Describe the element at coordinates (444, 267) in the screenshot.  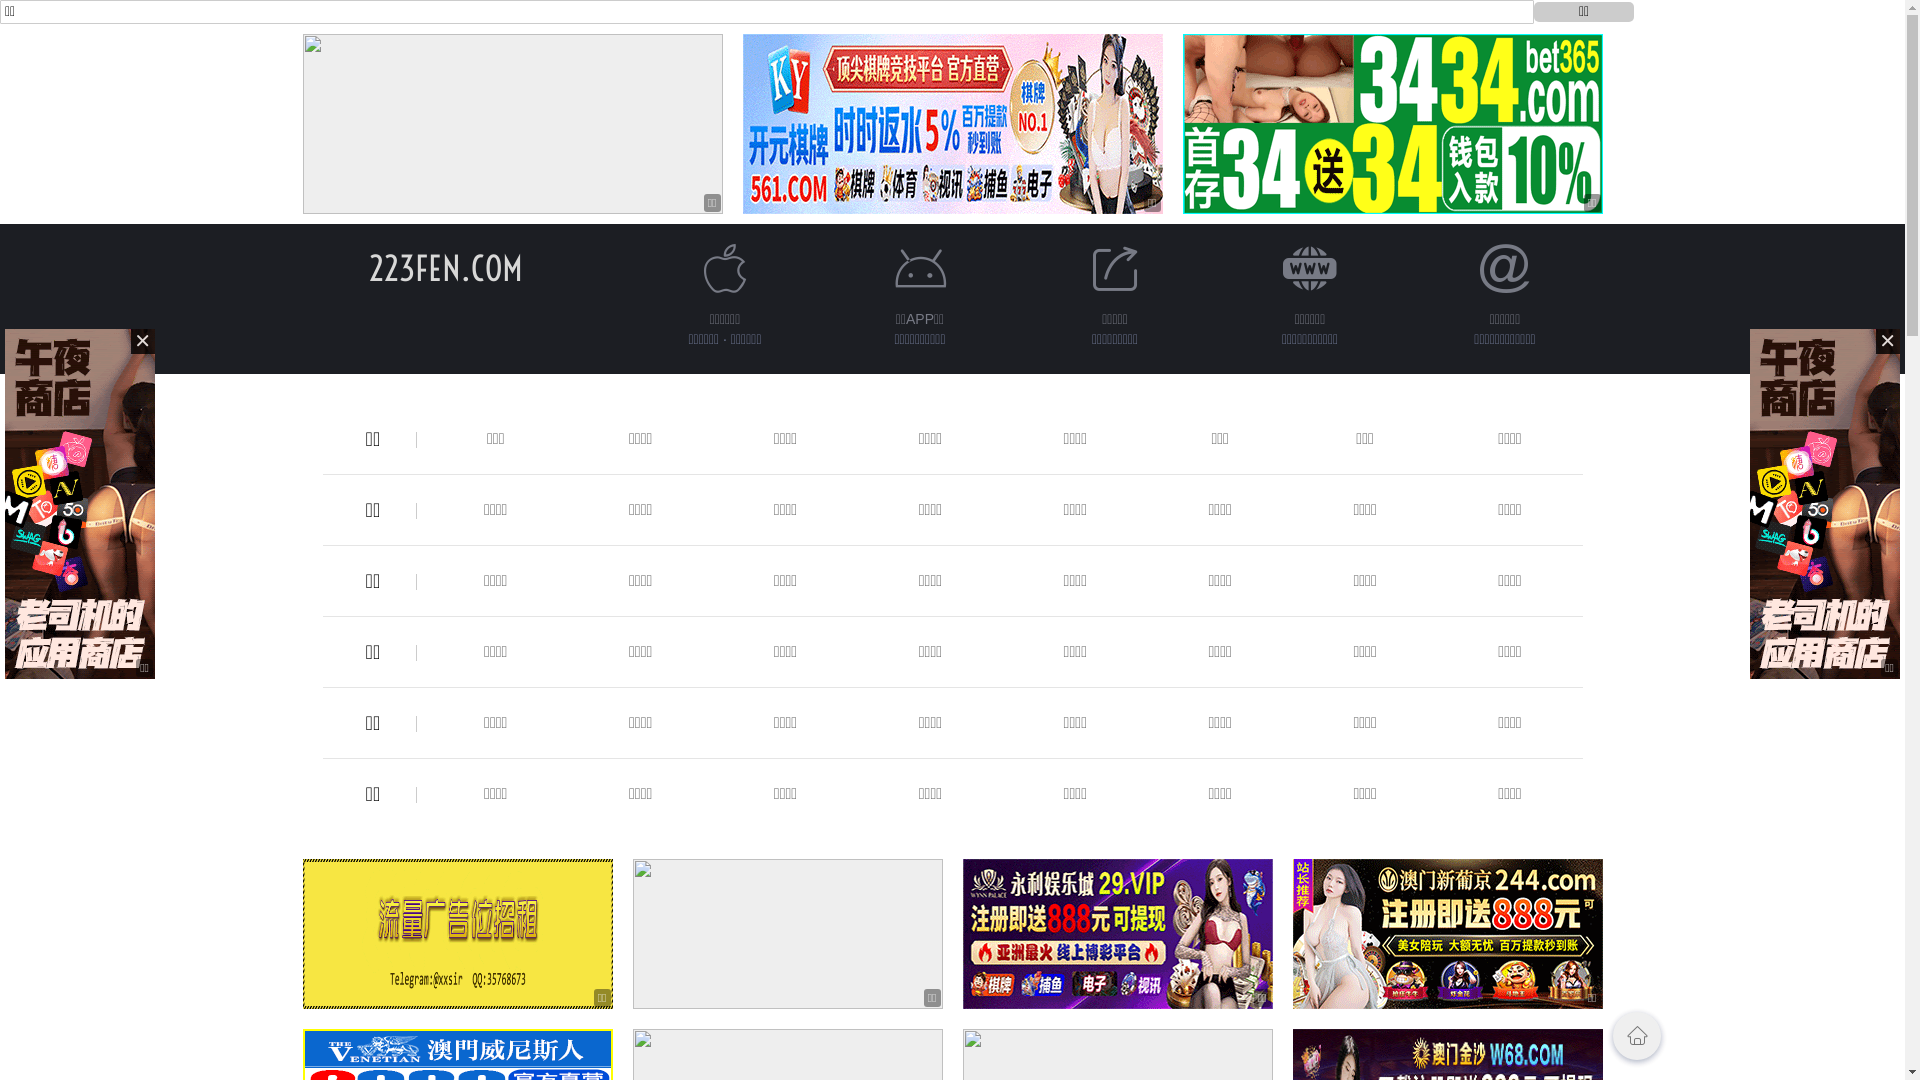
I see `'223FEN.COM'` at that location.